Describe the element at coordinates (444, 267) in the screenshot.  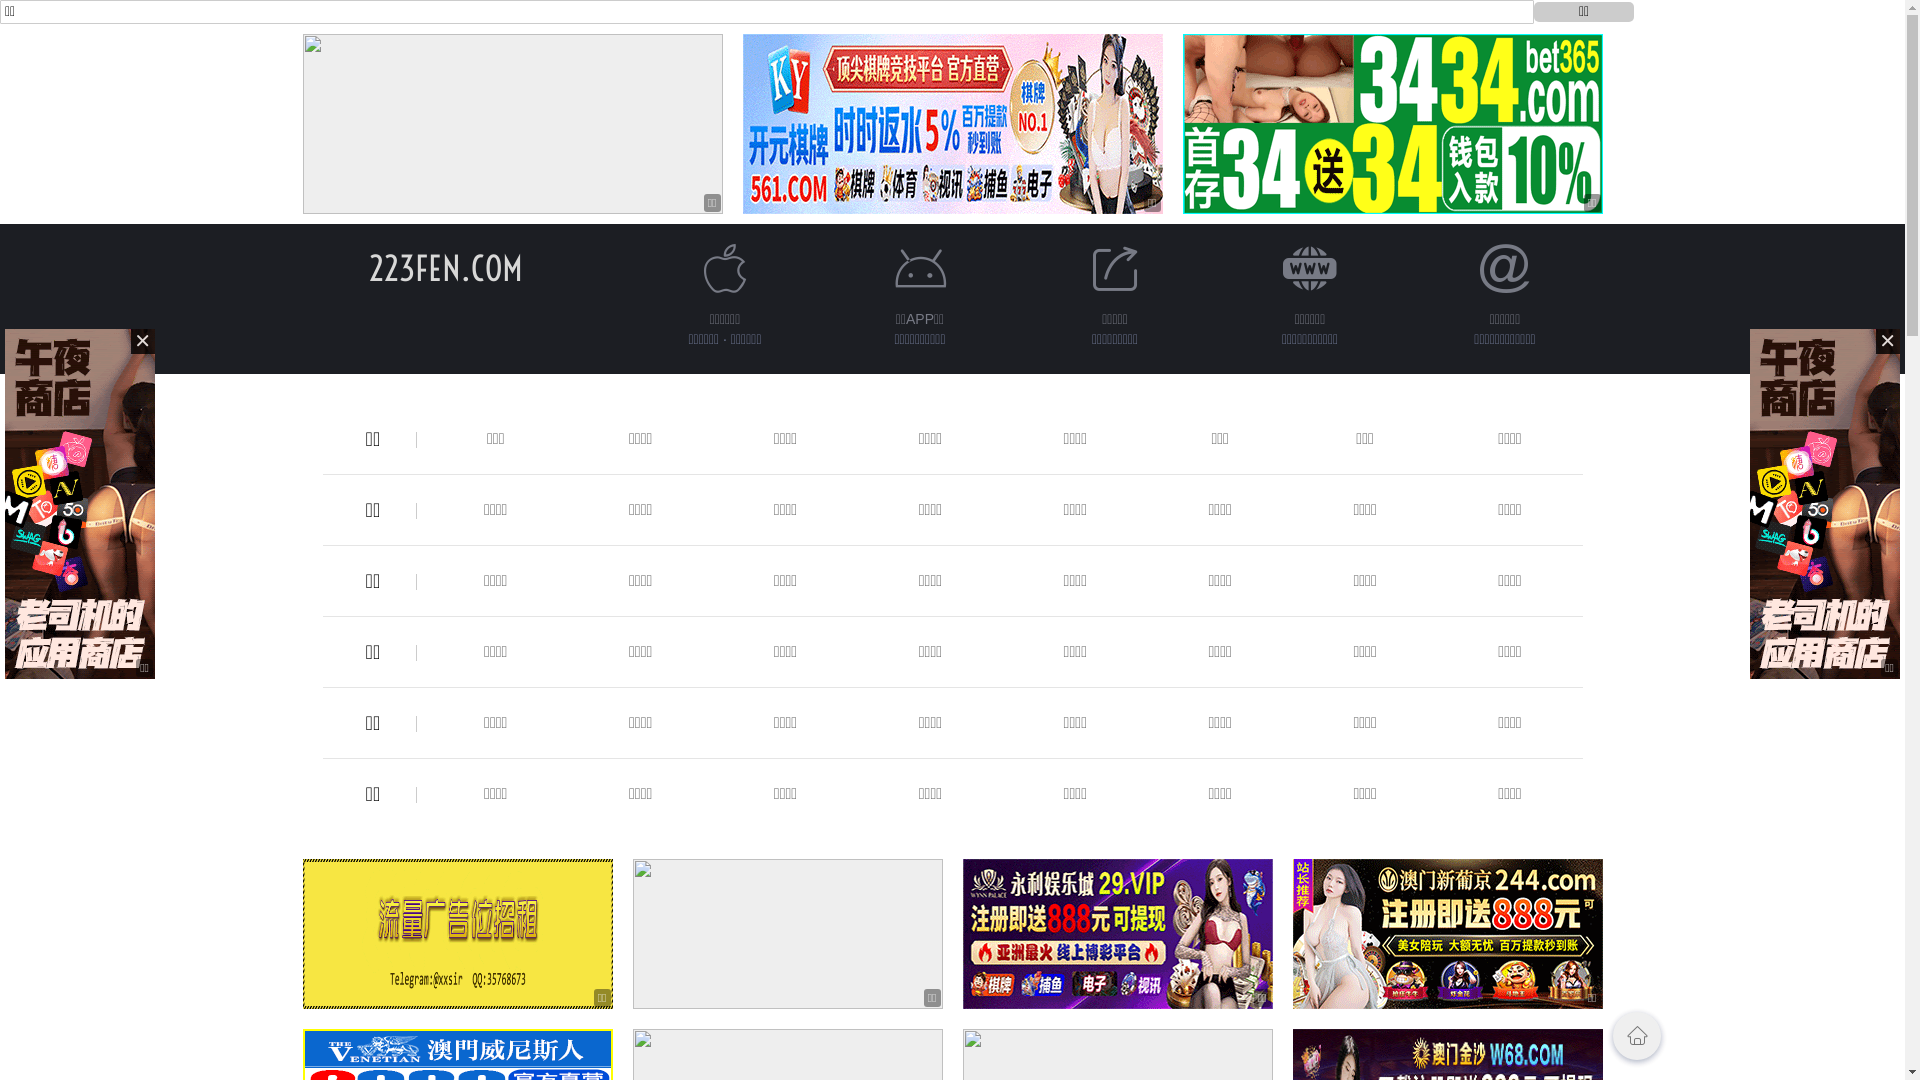
I see `'223FEN.COM'` at that location.